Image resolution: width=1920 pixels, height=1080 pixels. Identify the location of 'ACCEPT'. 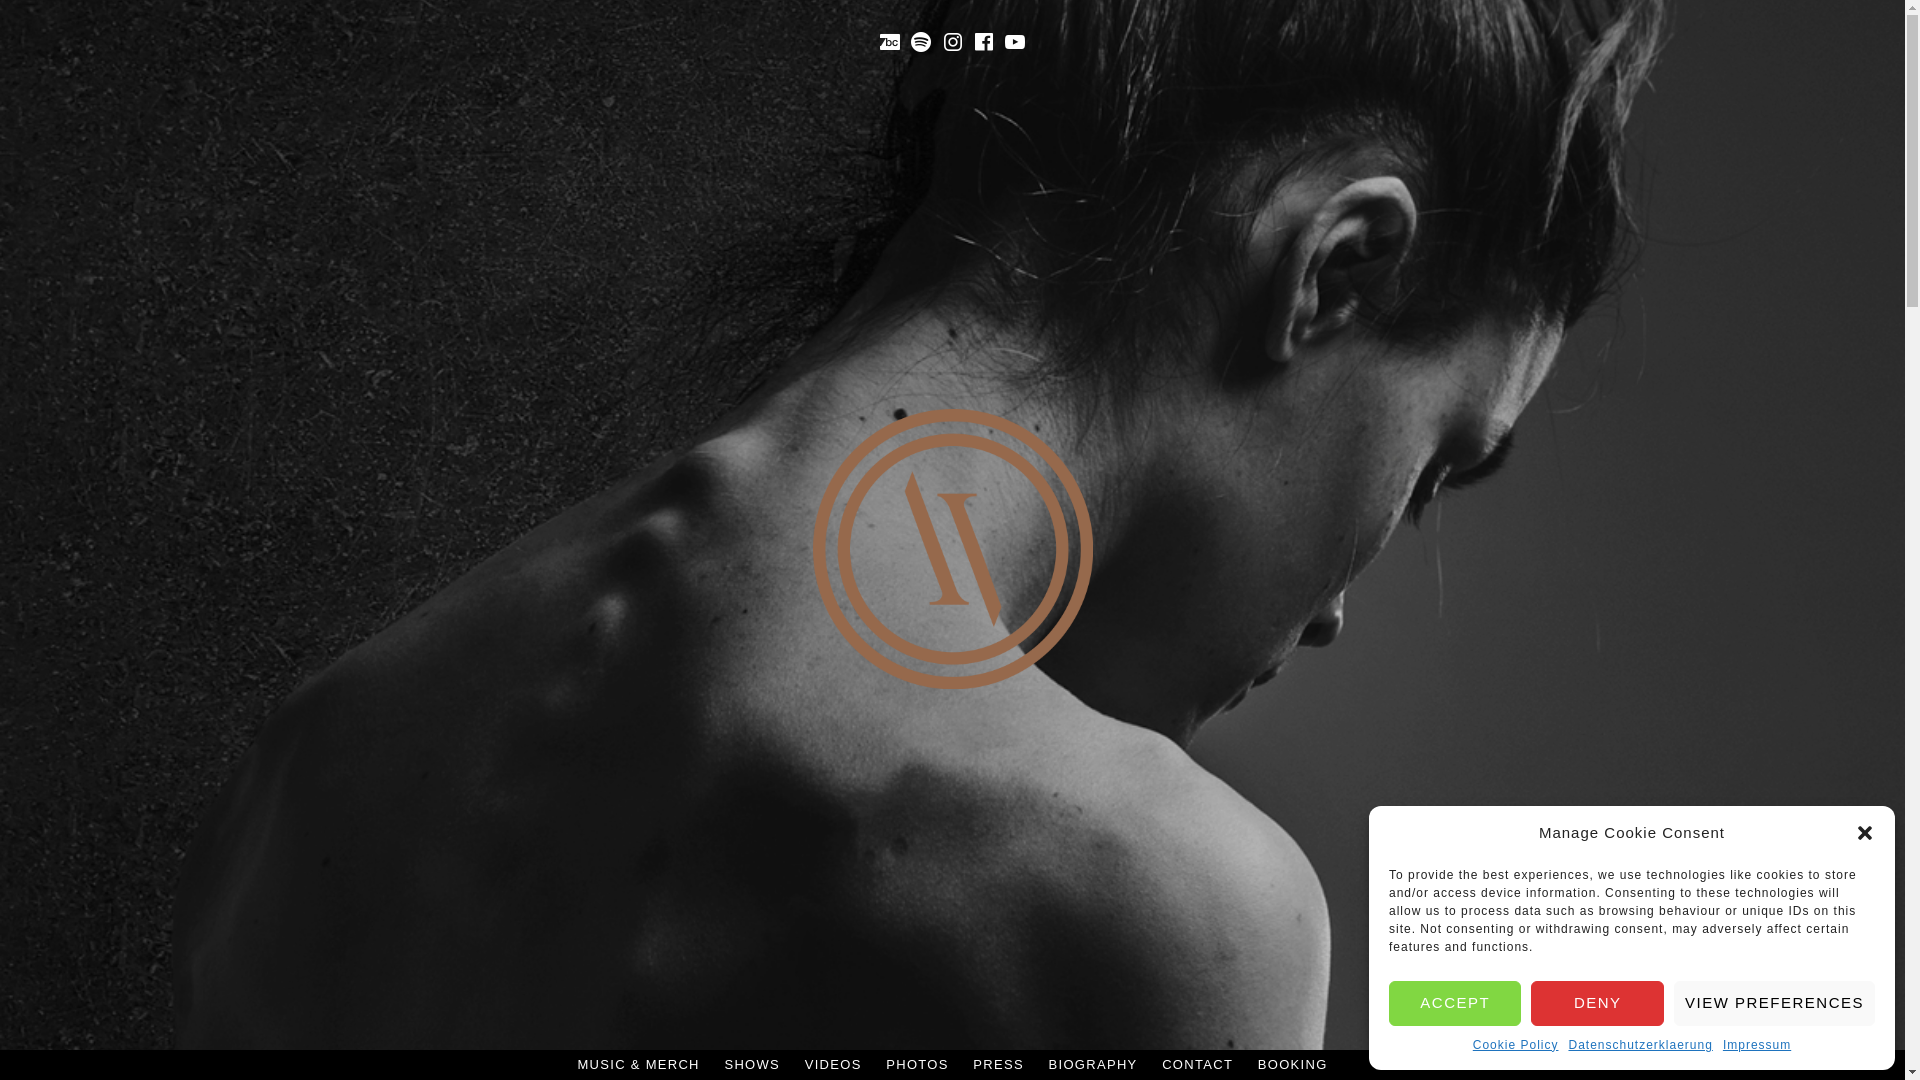
(1454, 1002).